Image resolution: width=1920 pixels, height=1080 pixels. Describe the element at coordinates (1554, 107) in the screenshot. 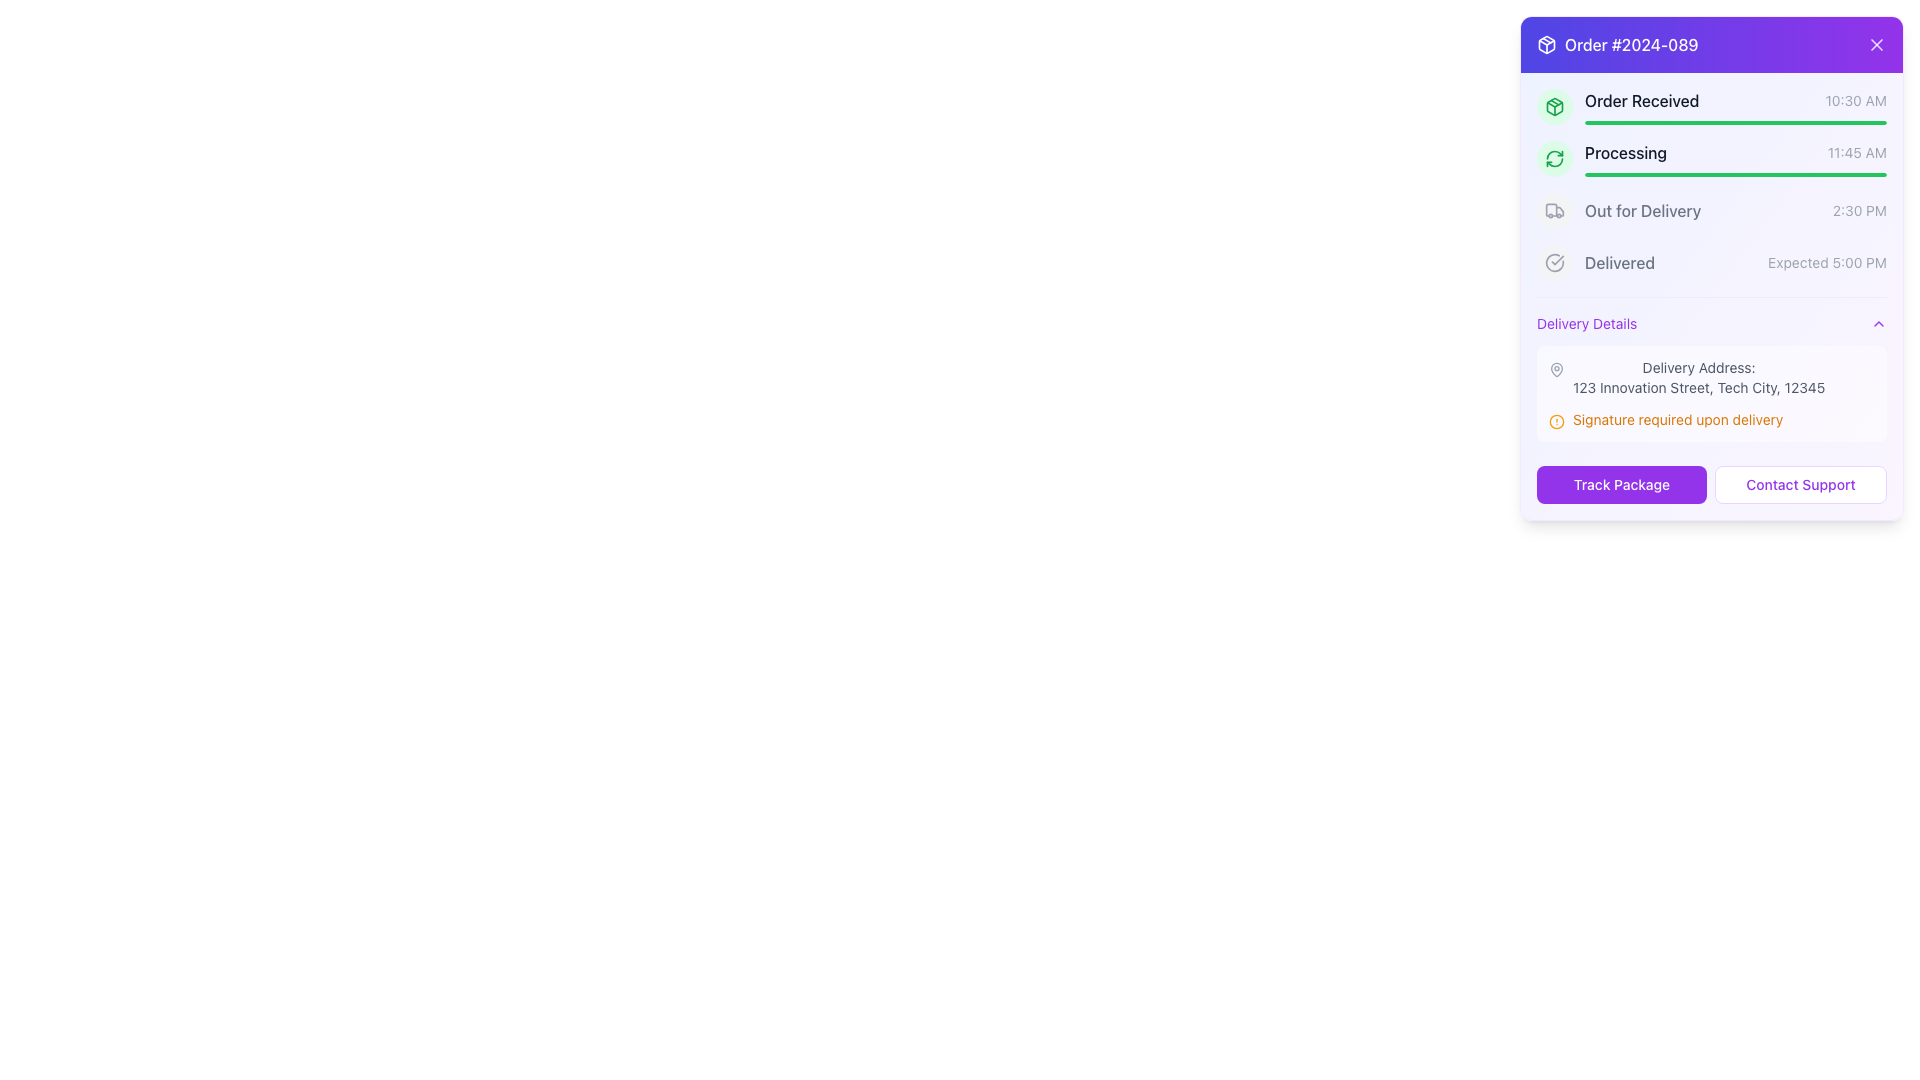

I see `the green 'Order Received' status indicator icon located to the left of the text 'Order Received' in the first row of the multi-step status tracking list` at that location.